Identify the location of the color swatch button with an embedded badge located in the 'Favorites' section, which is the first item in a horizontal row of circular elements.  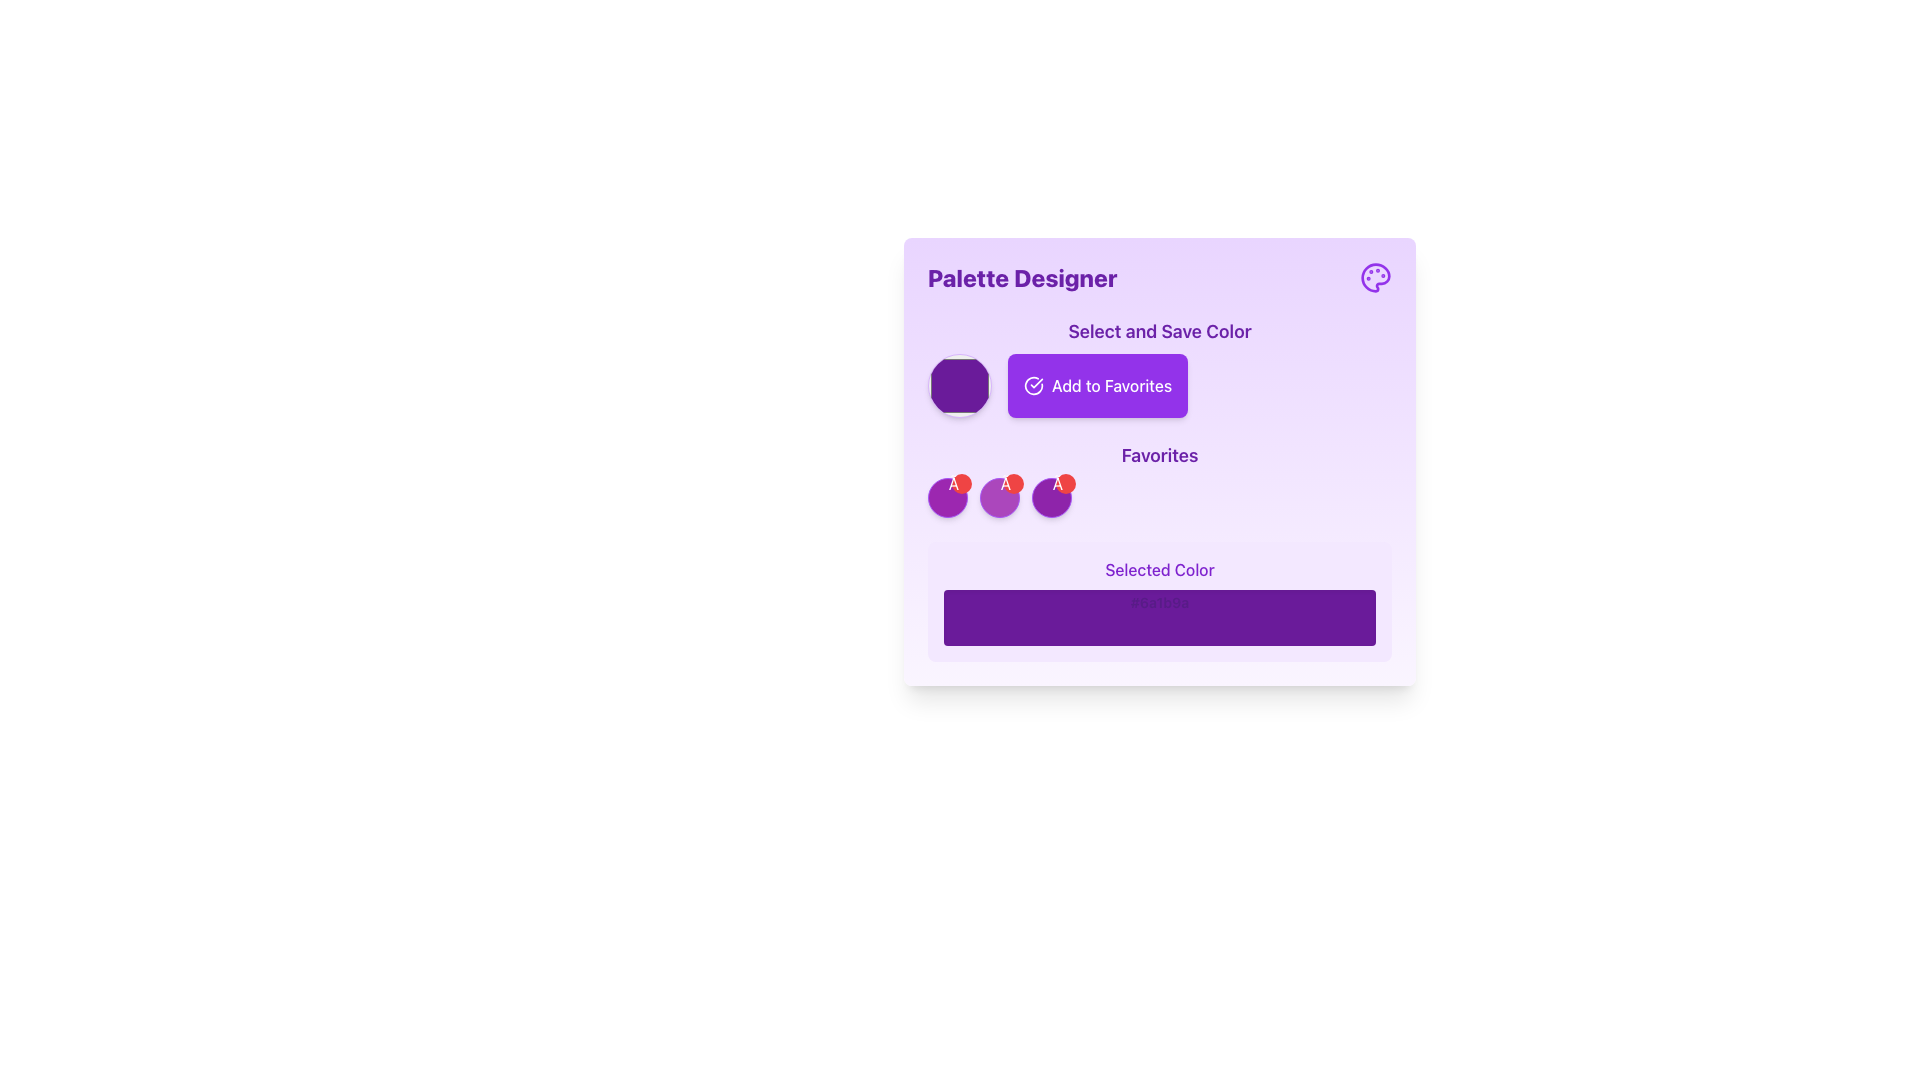
(947, 496).